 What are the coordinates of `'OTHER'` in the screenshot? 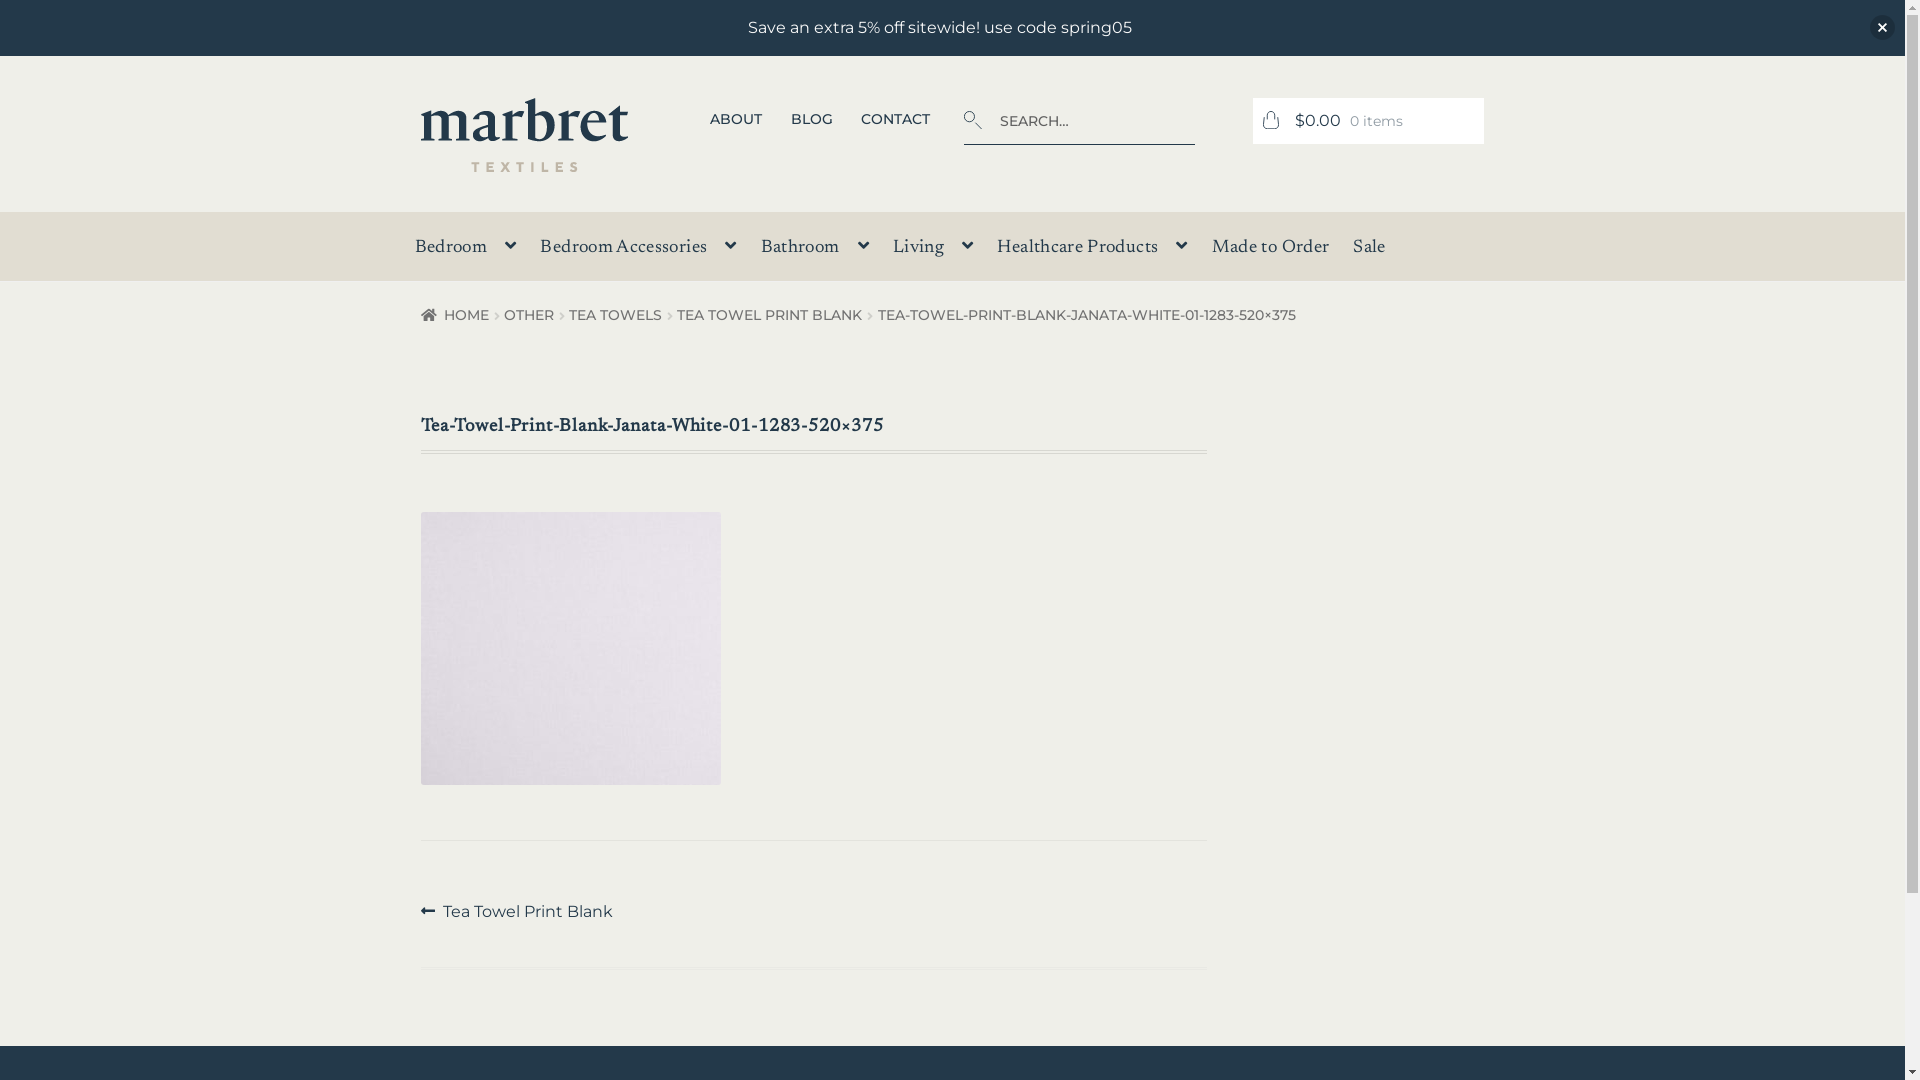 It's located at (528, 315).